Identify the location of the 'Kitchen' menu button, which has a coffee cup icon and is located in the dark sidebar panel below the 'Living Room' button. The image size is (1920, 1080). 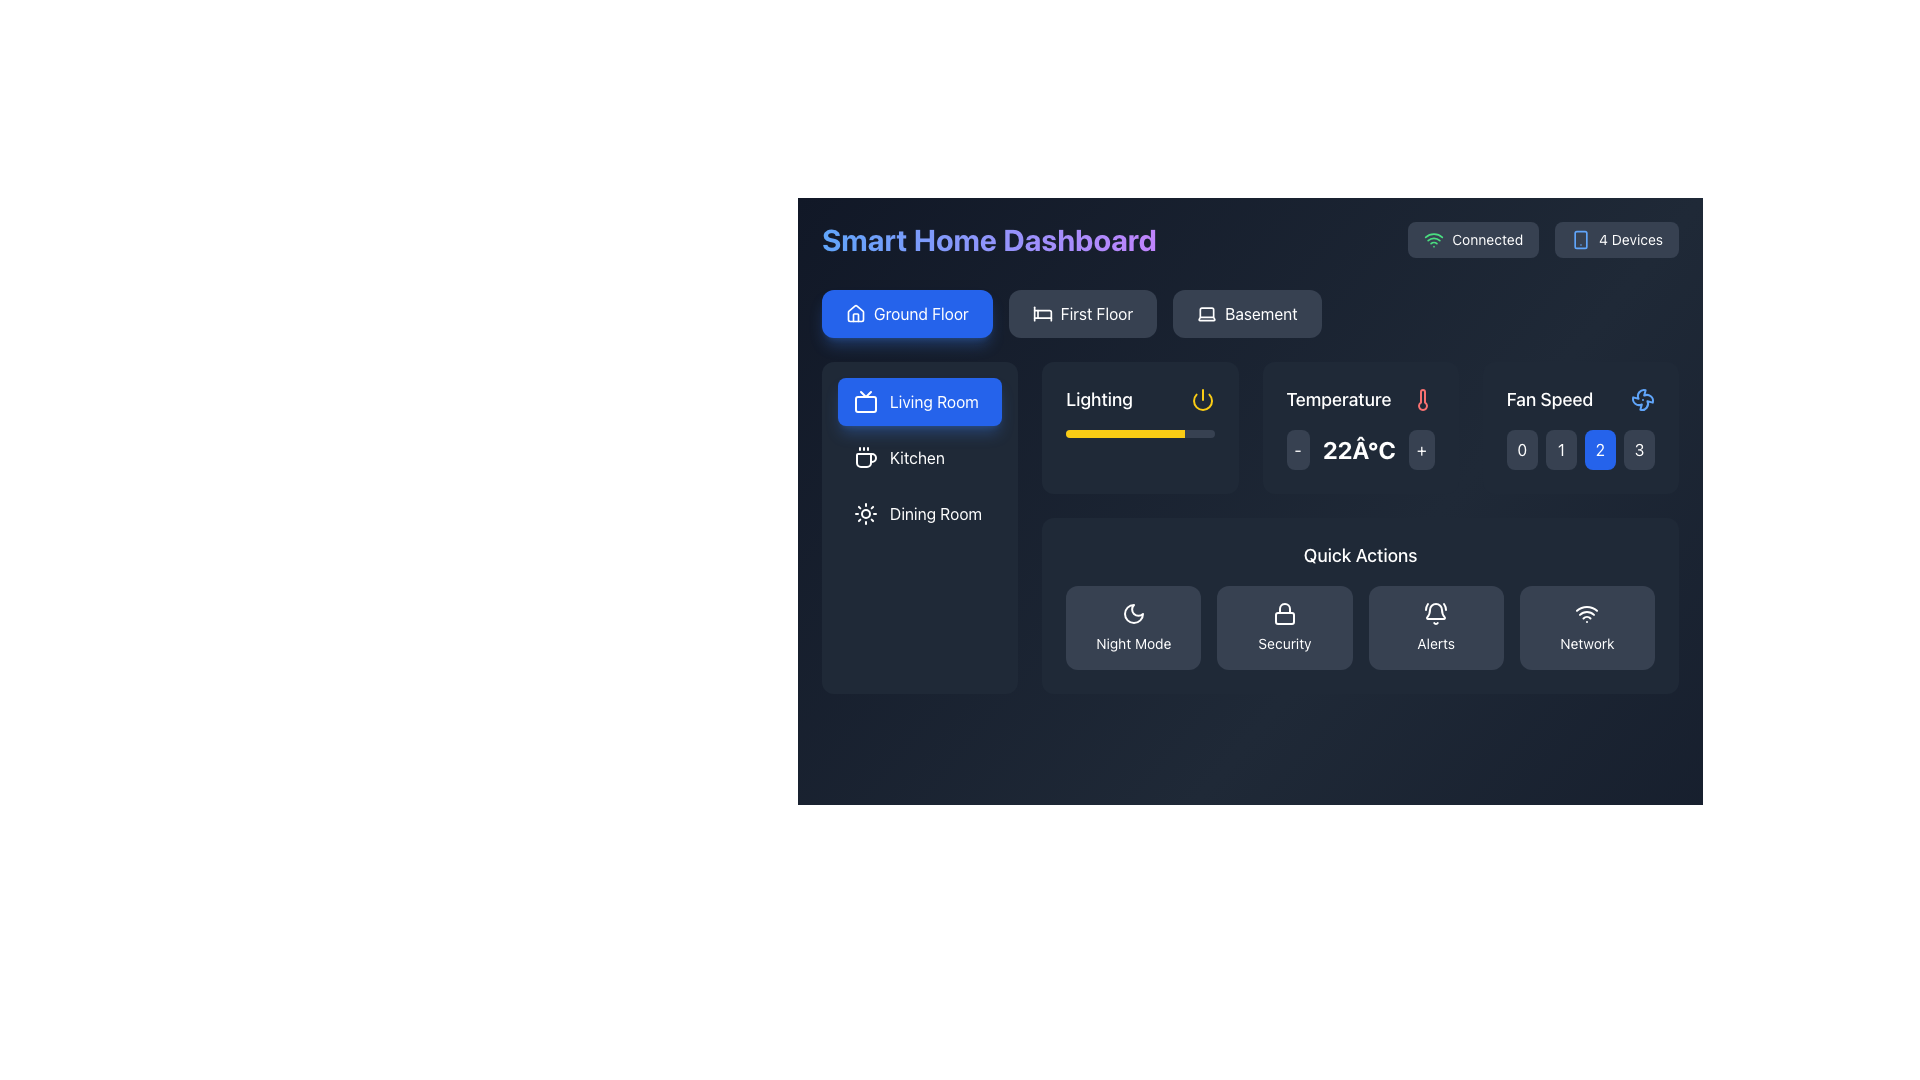
(919, 458).